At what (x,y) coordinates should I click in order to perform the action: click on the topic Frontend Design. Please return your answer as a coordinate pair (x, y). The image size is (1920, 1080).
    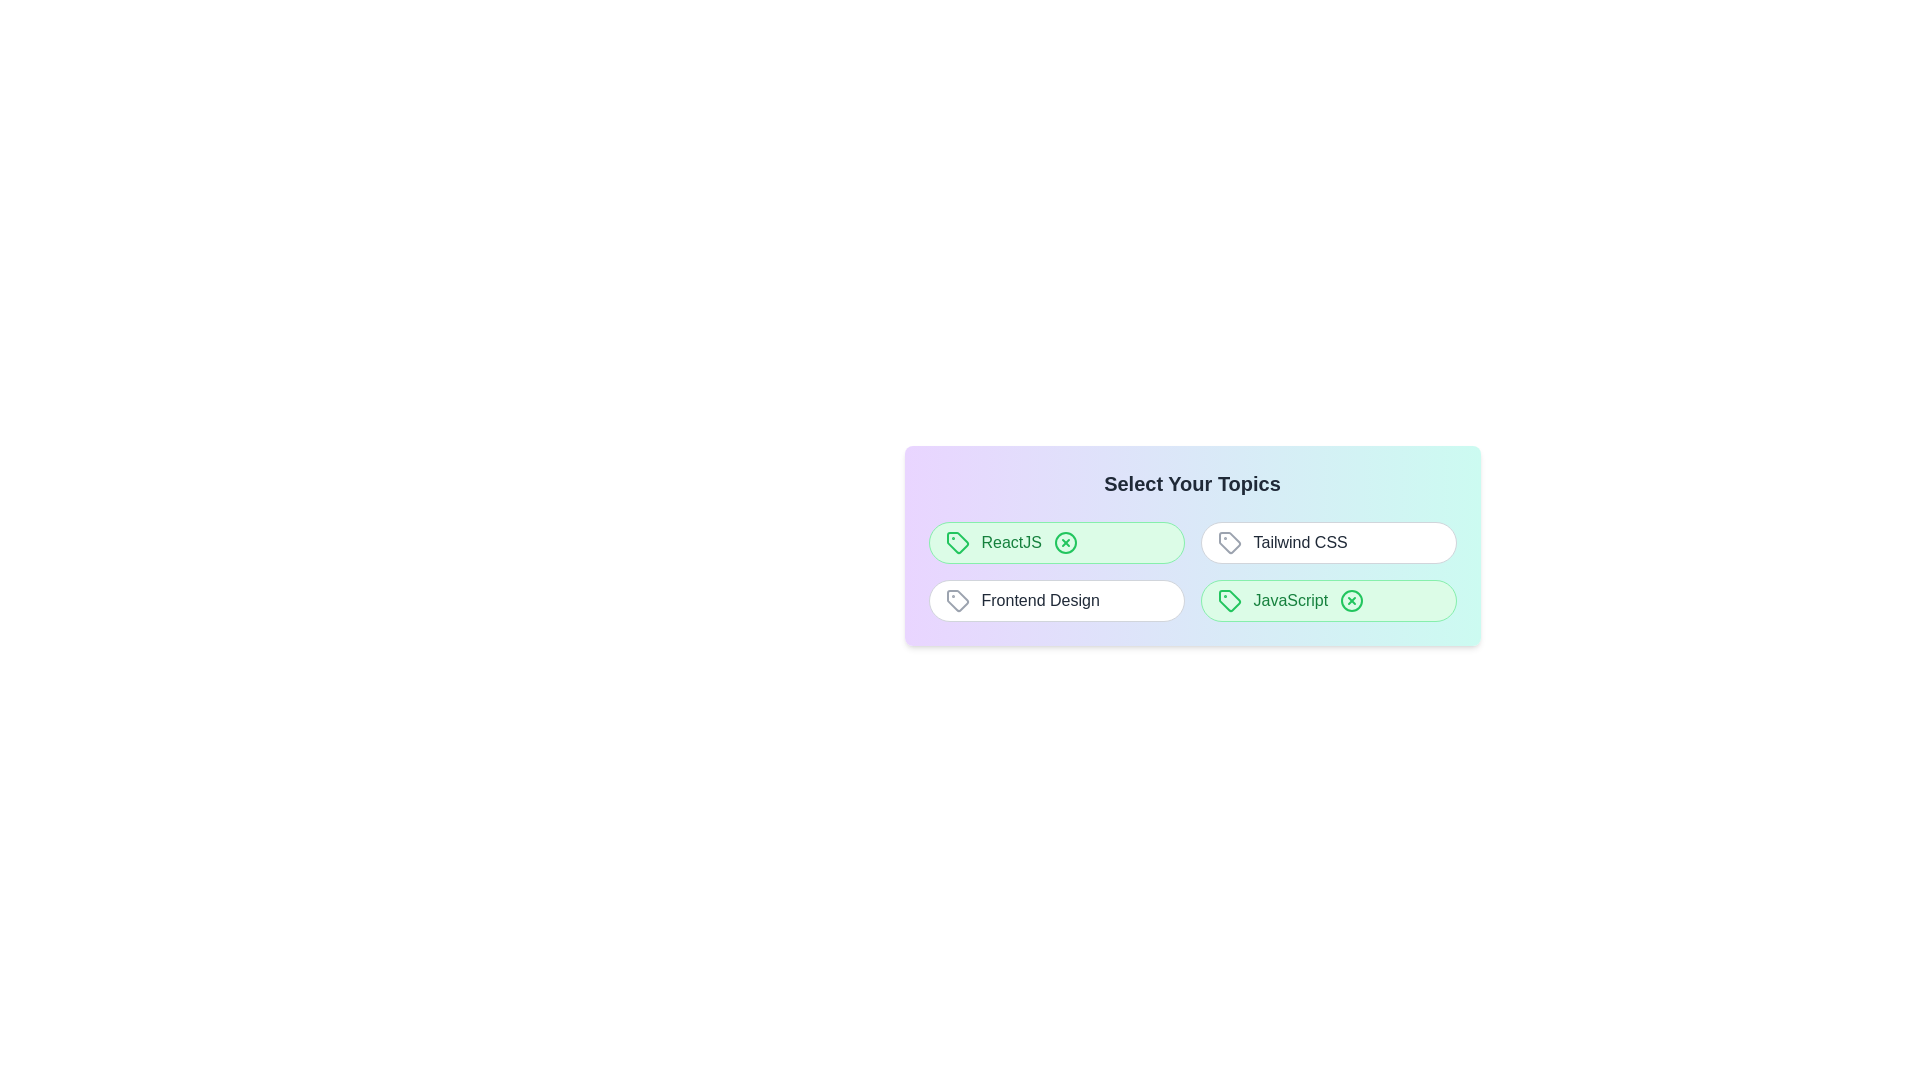
    Looking at the image, I should click on (1055, 600).